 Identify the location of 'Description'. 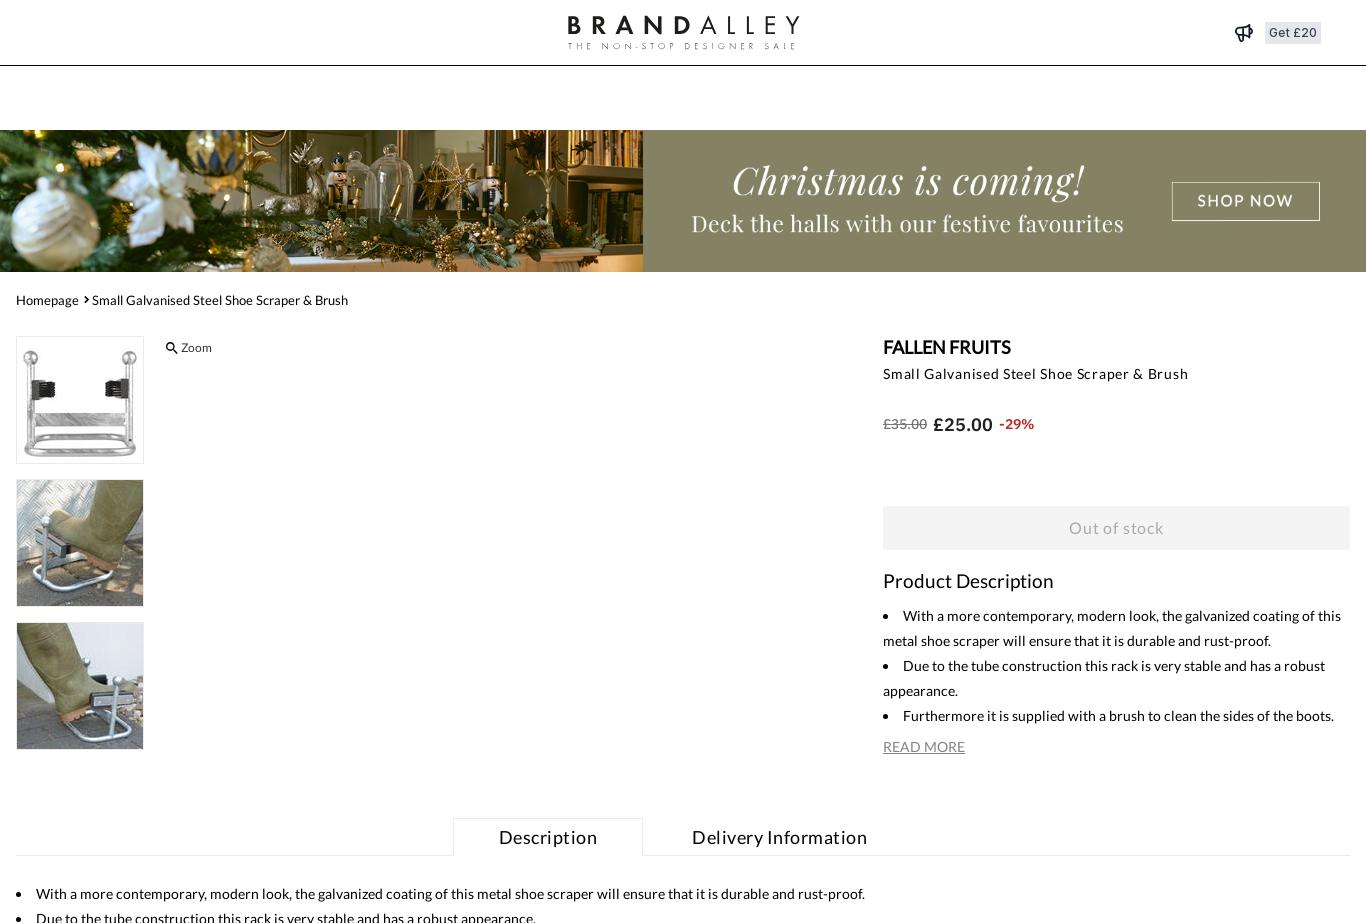
(547, 834).